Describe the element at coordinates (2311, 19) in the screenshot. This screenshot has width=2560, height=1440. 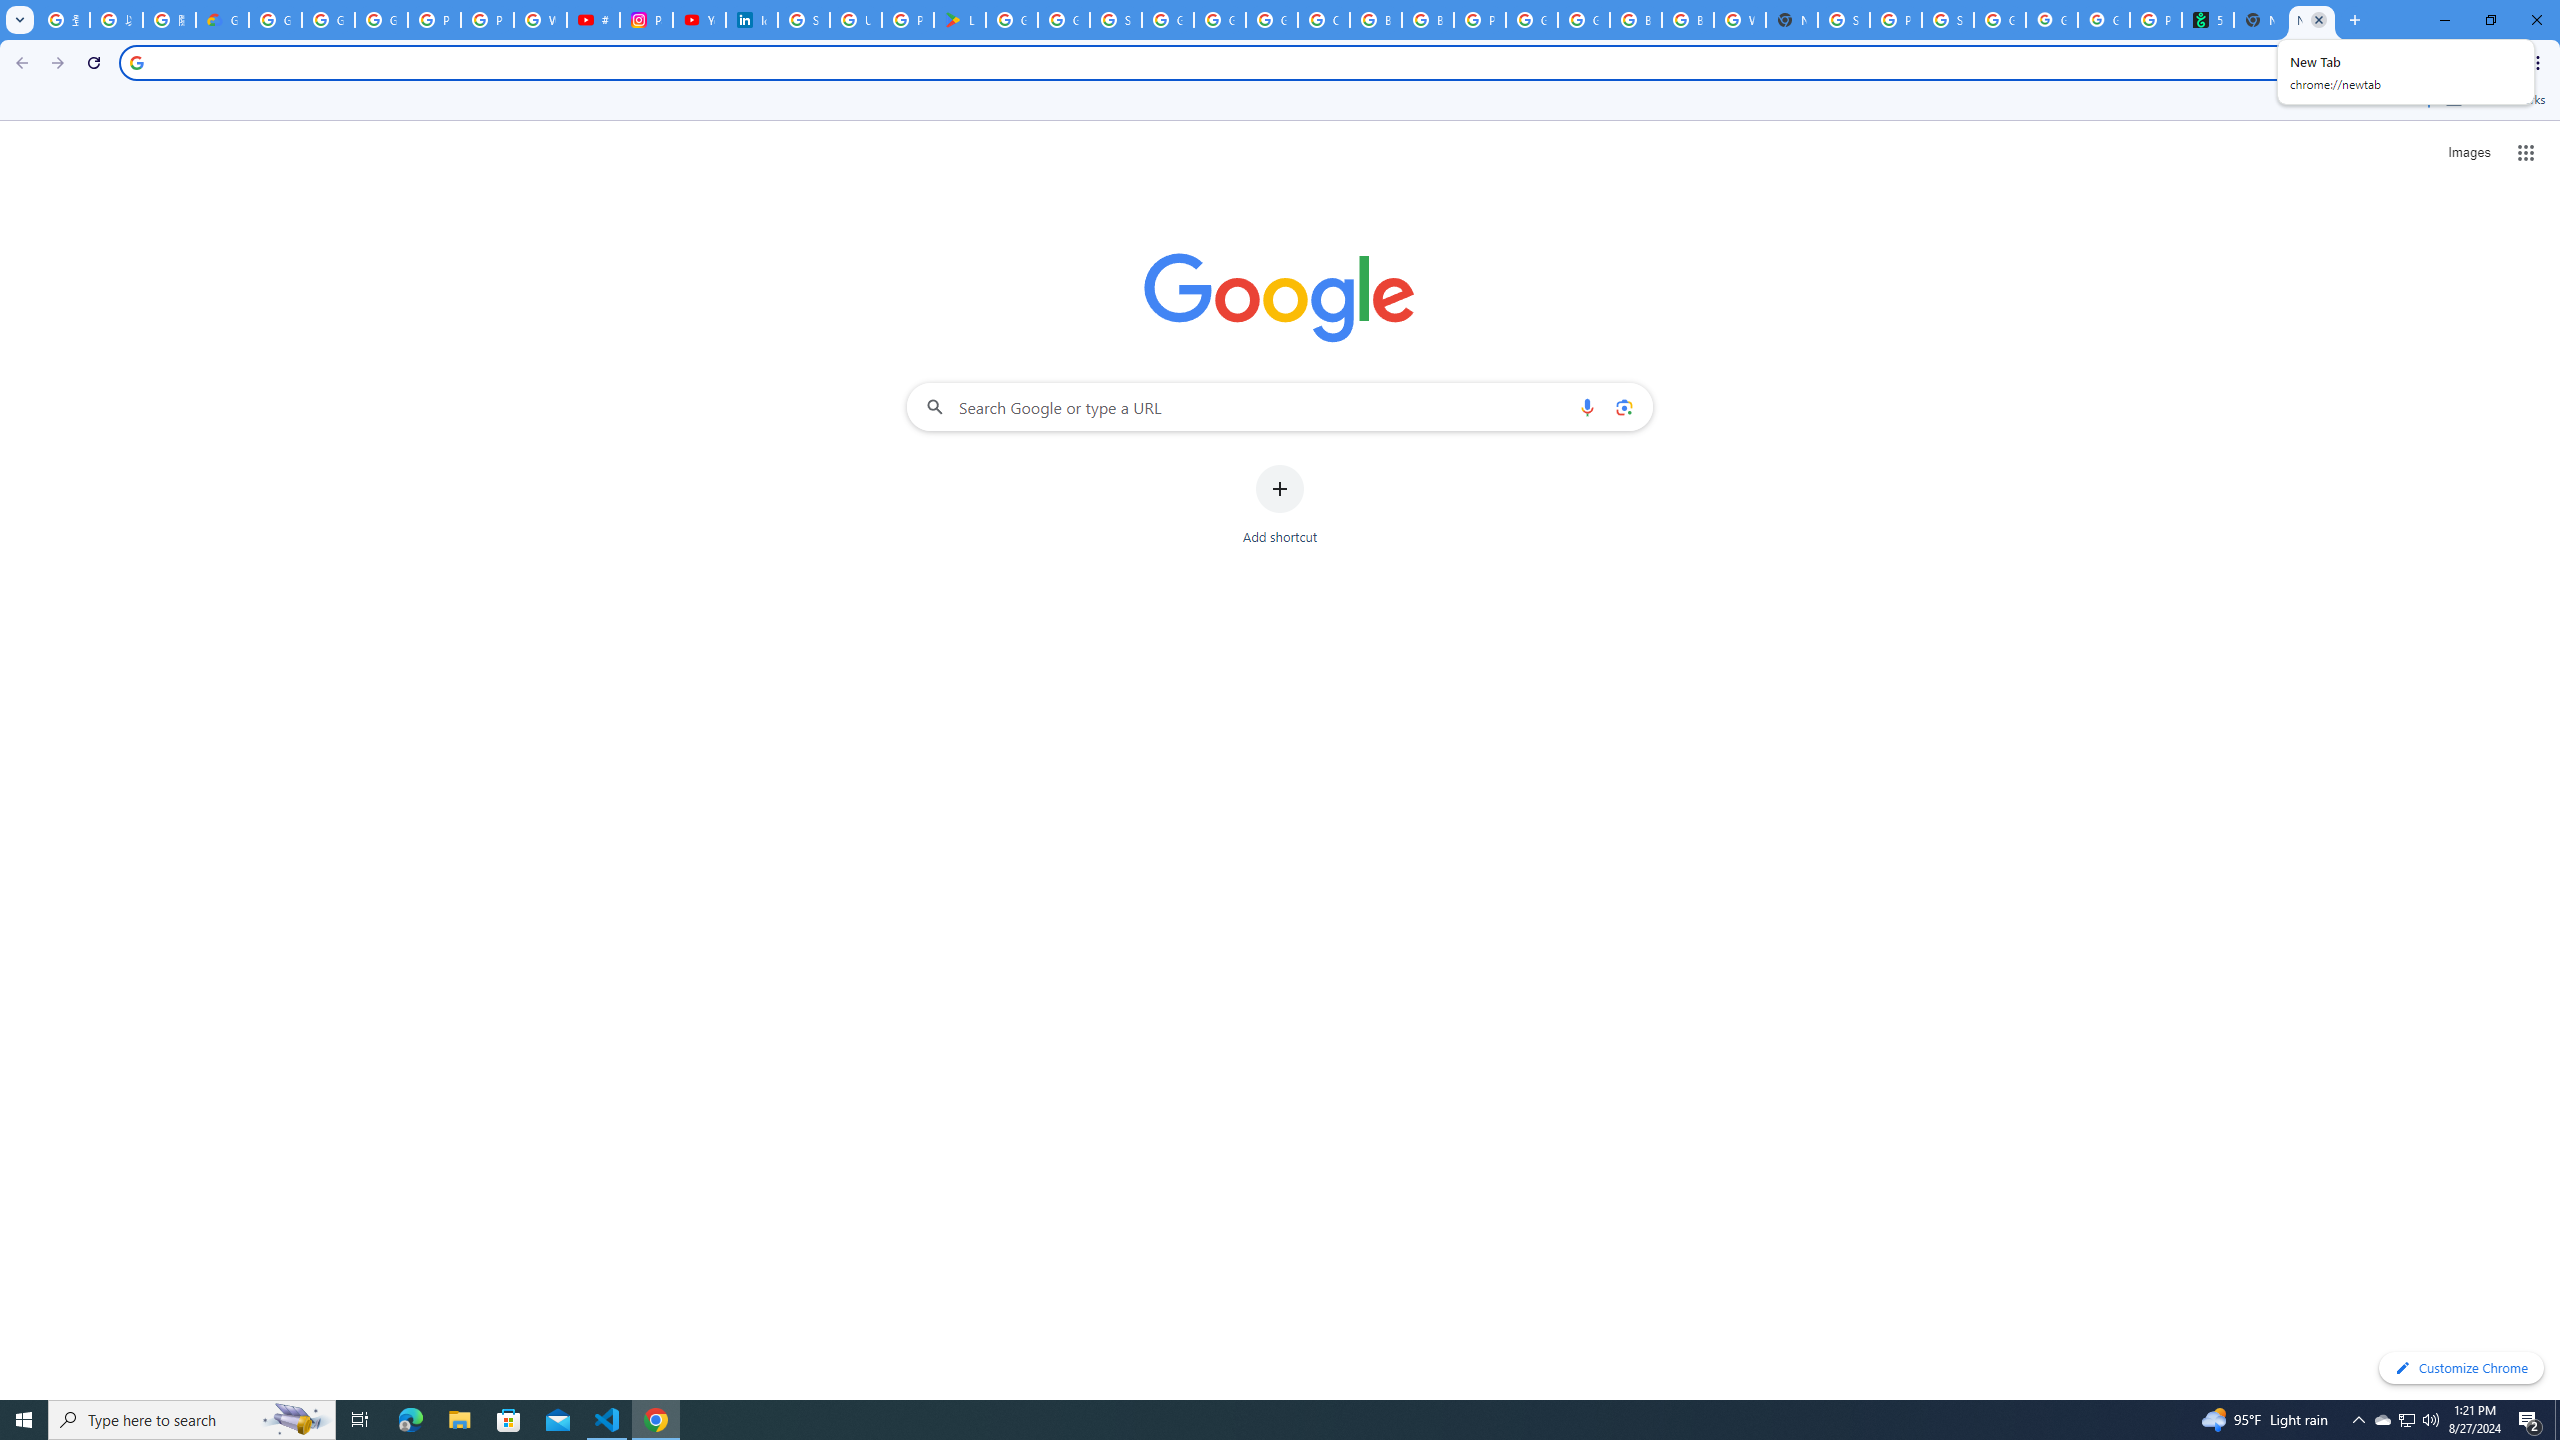
I see `'New Tab'` at that location.